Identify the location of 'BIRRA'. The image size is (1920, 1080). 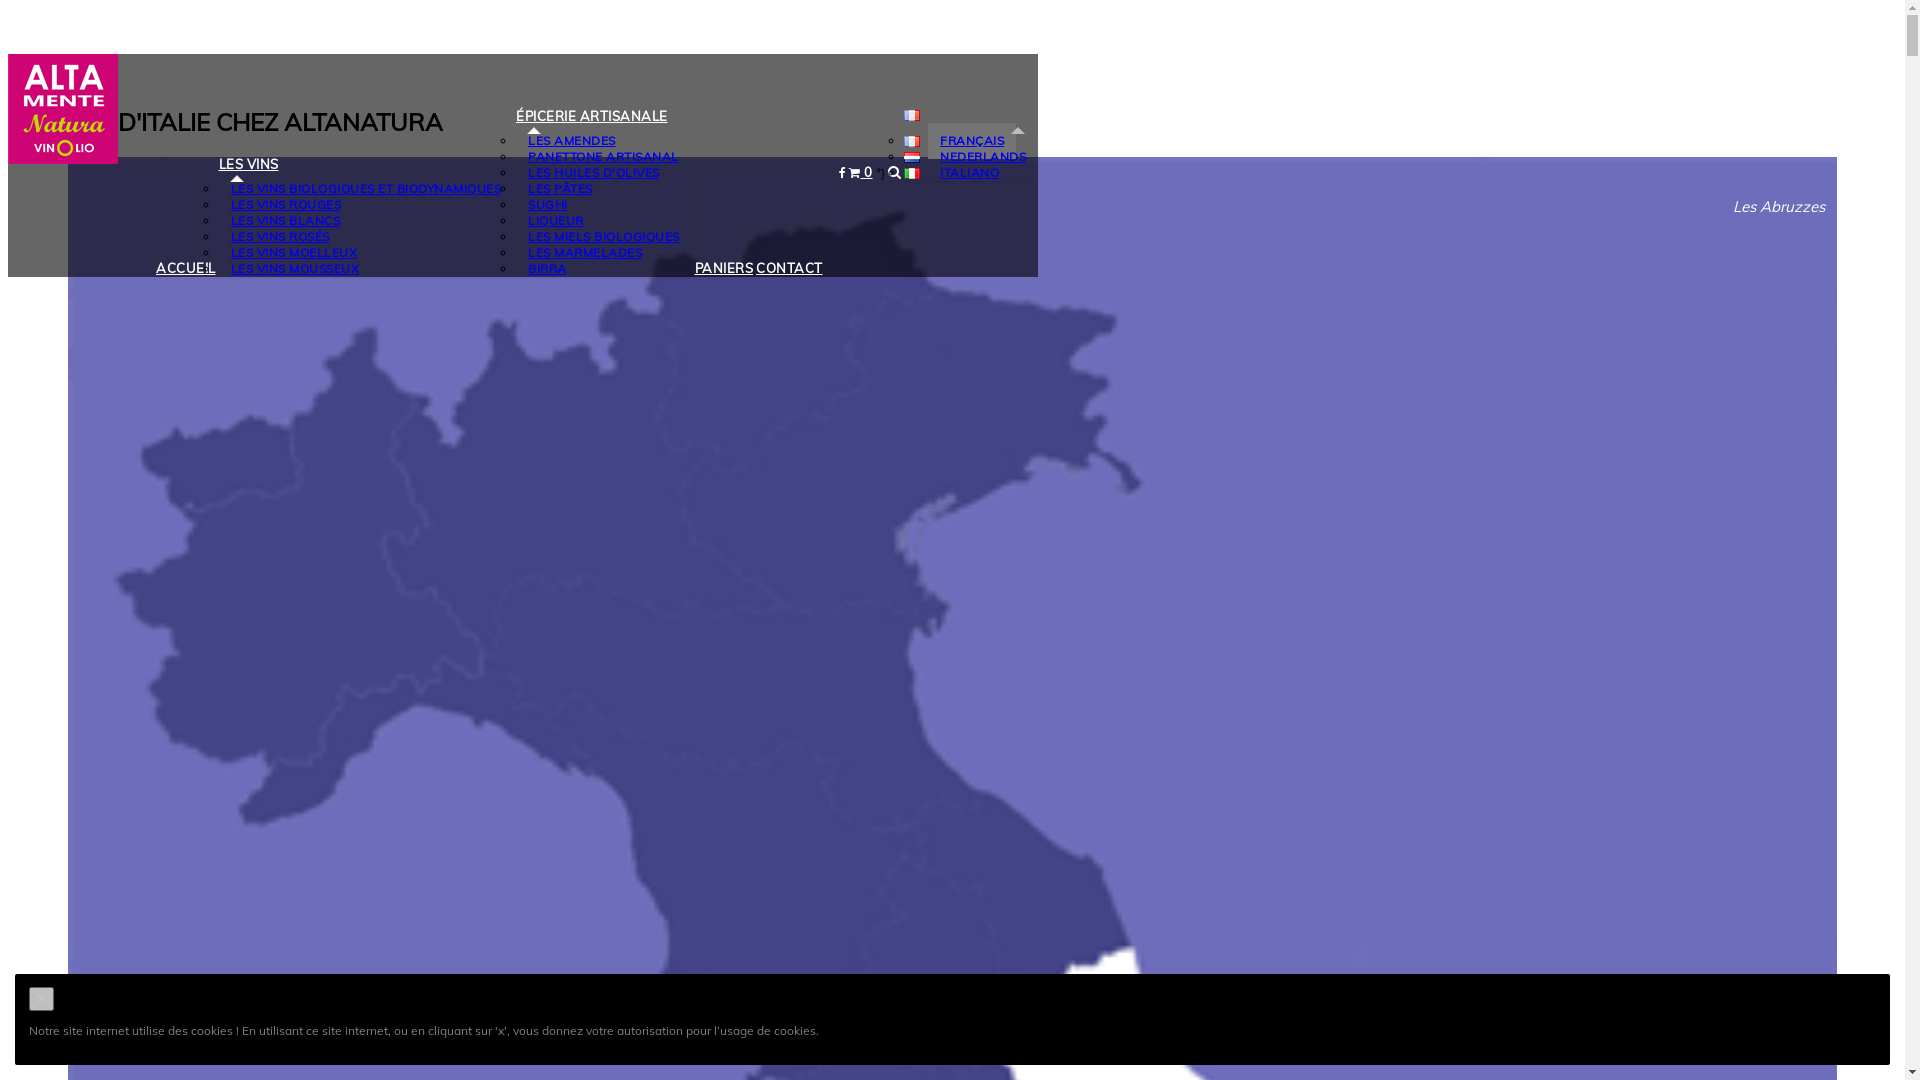
(515, 268).